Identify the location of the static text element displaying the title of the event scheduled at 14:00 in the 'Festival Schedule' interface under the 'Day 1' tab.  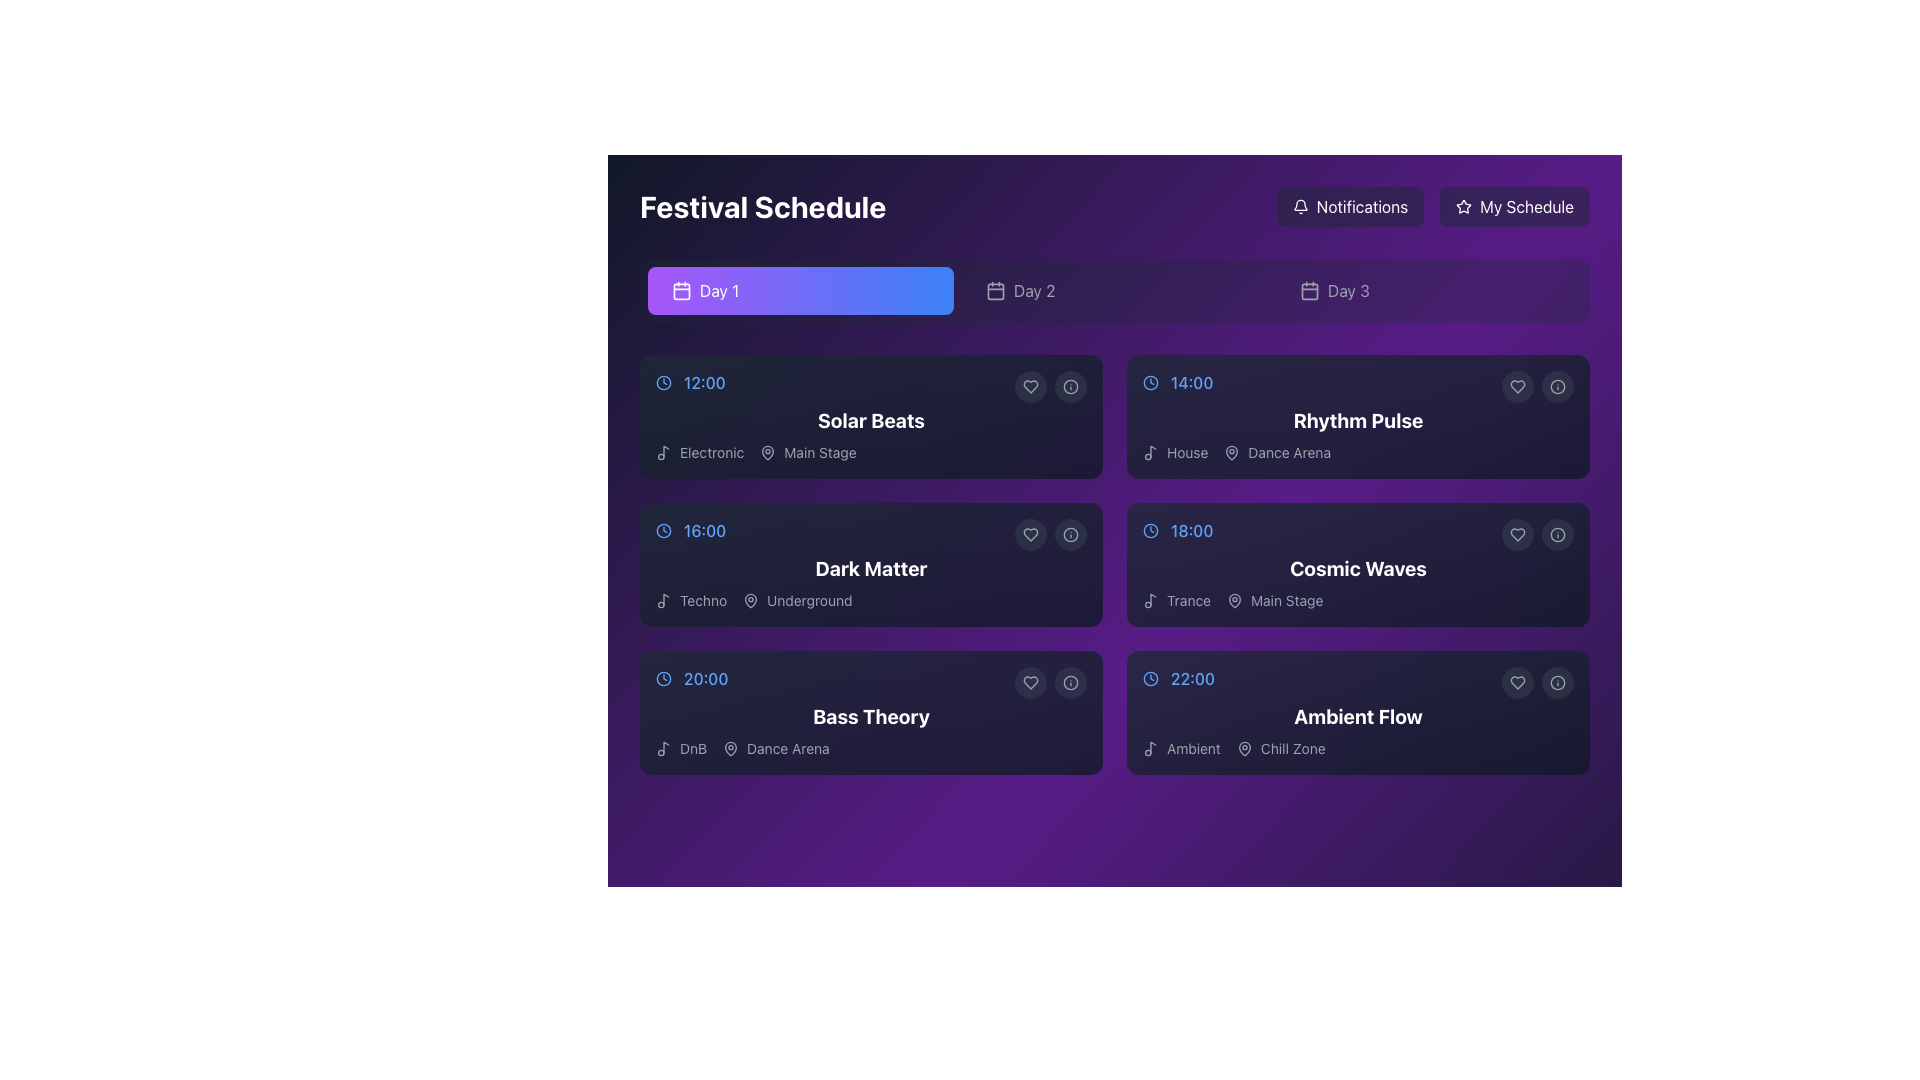
(1358, 419).